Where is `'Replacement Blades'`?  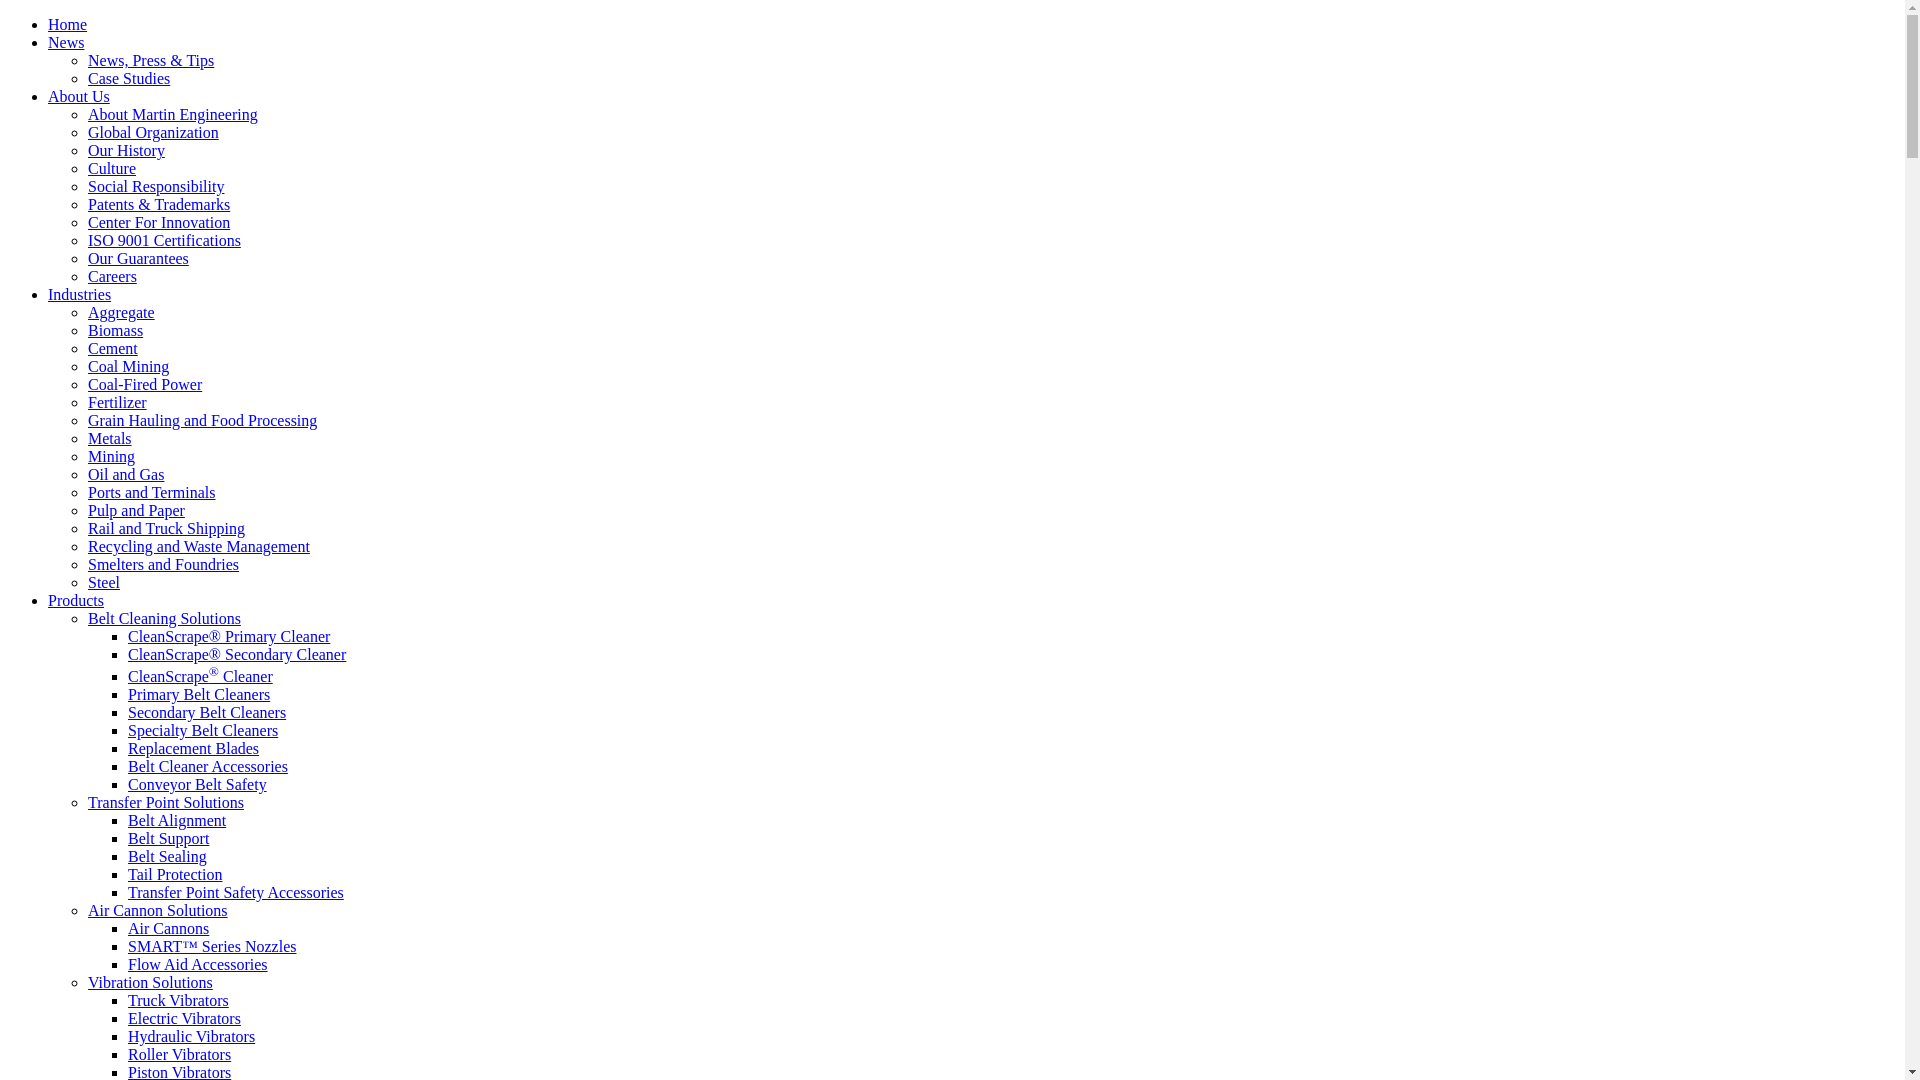
'Replacement Blades' is located at coordinates (193, 748).